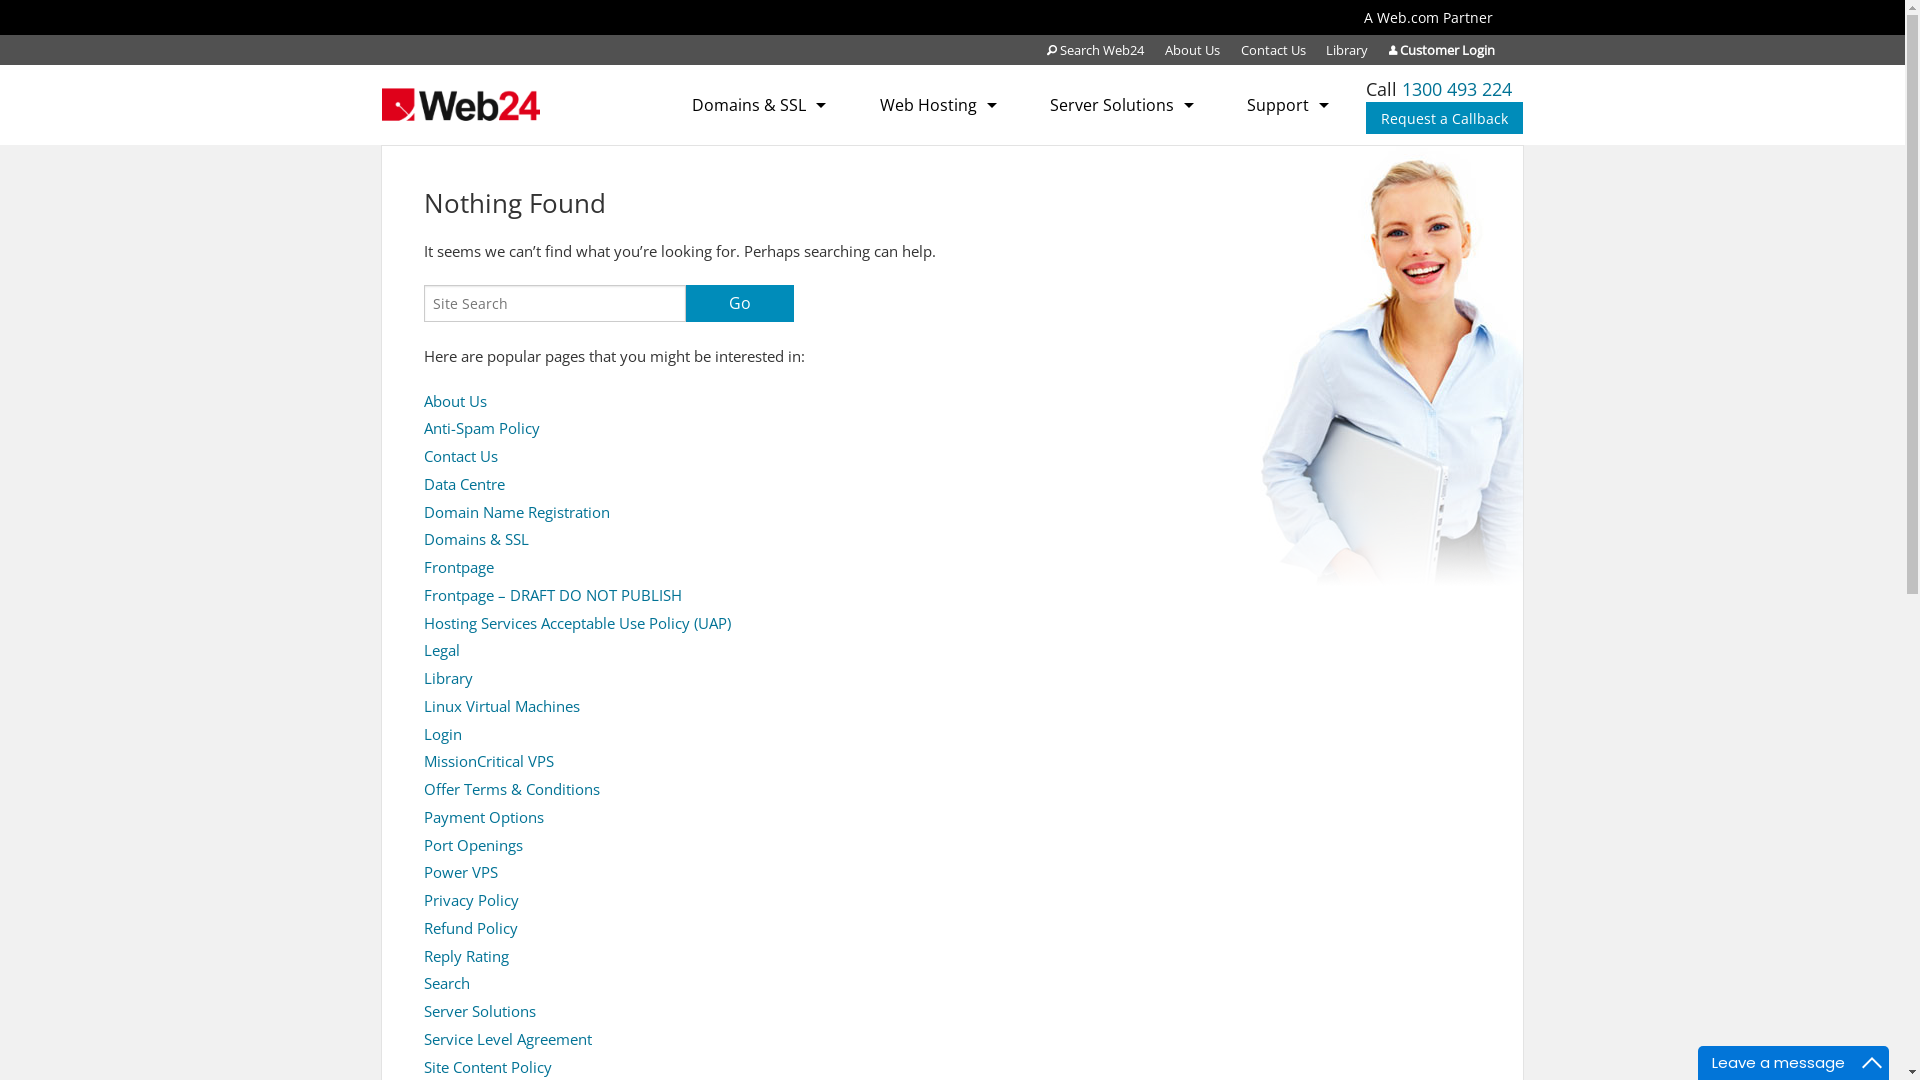 This screenshot has width=1920, height=1080. Describe the element at coordinates (1022, 104) in the screenshot. I see `'Server Solutions'` at that location.